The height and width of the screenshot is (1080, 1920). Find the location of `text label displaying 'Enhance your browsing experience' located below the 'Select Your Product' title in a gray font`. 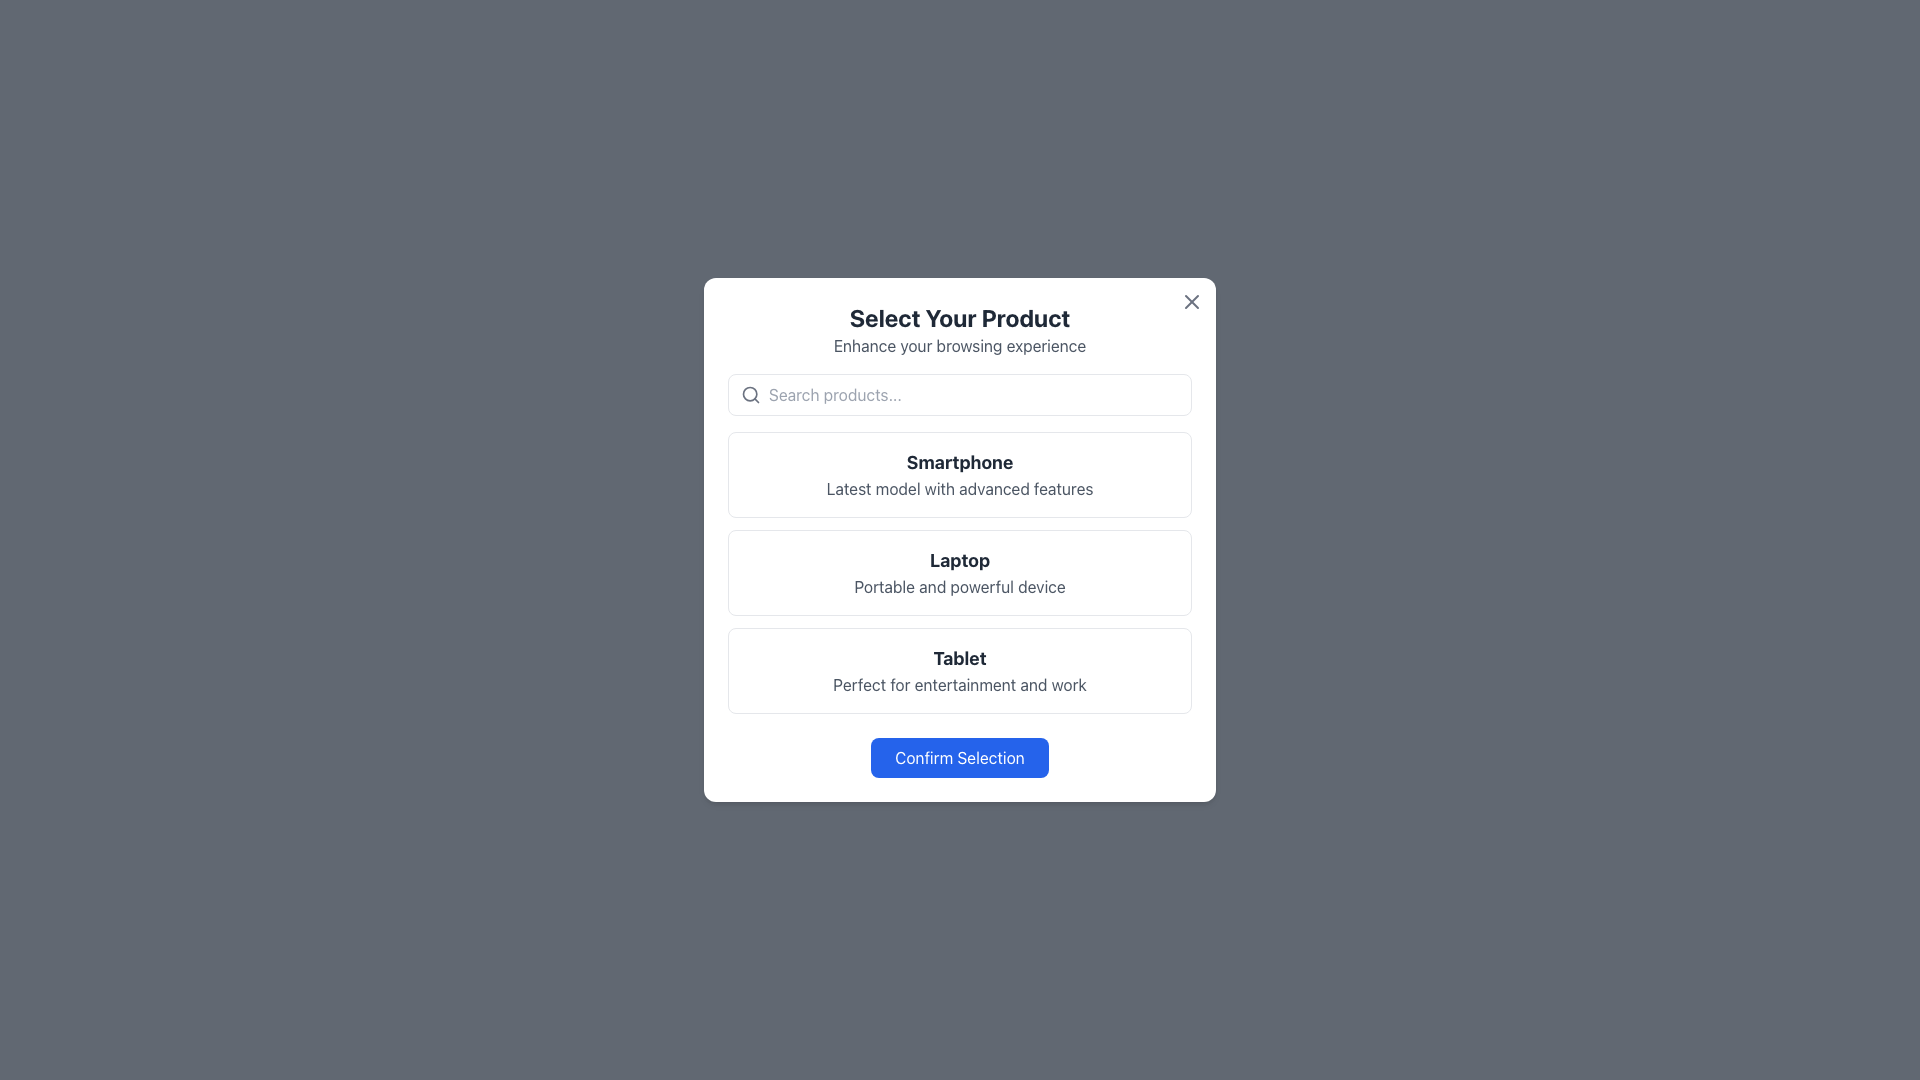

text label displaying 'Enhance your browsing experience' located below the 'Select Your Product' title in a gray font is located at coordinates (960, 345).